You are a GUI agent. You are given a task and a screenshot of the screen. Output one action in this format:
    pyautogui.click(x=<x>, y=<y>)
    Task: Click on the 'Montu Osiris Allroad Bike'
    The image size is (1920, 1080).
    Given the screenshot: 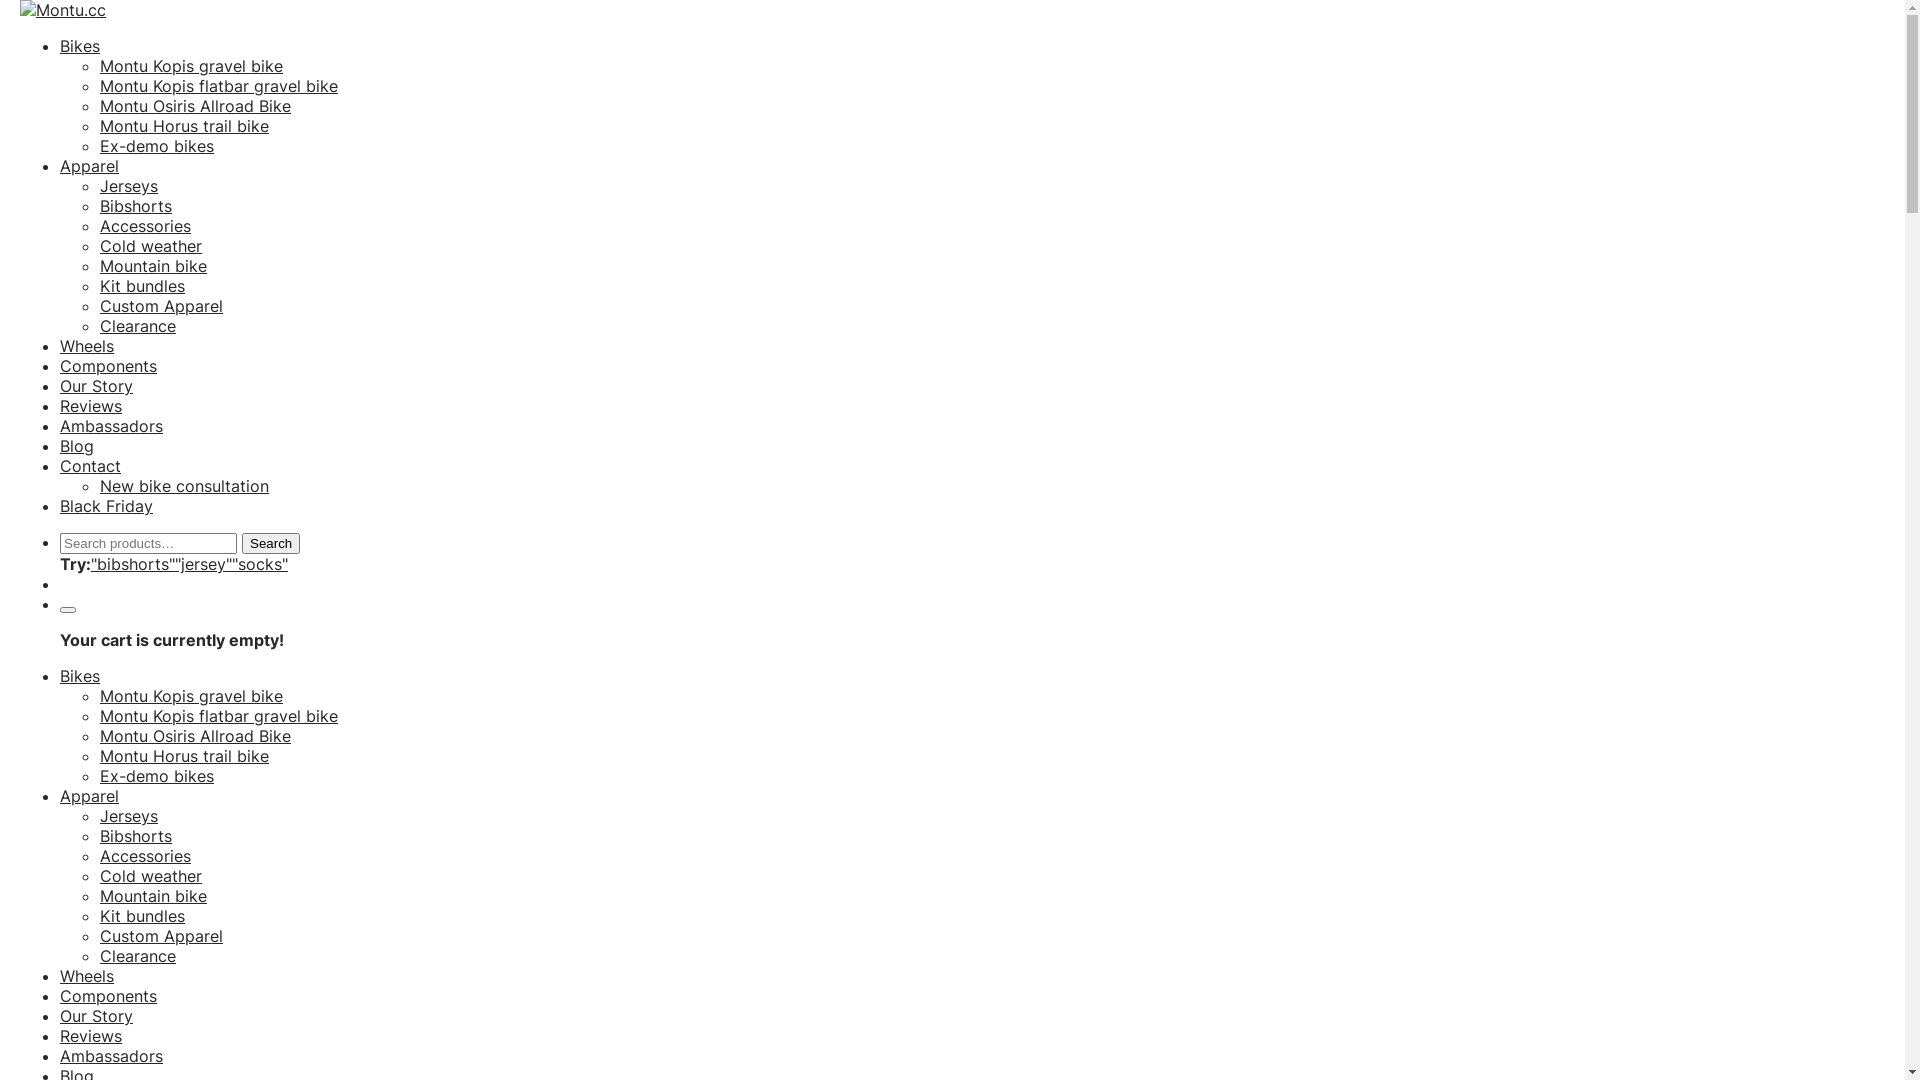 What is the action you would take?
    pyautogui.click(x=99, y=736)
    